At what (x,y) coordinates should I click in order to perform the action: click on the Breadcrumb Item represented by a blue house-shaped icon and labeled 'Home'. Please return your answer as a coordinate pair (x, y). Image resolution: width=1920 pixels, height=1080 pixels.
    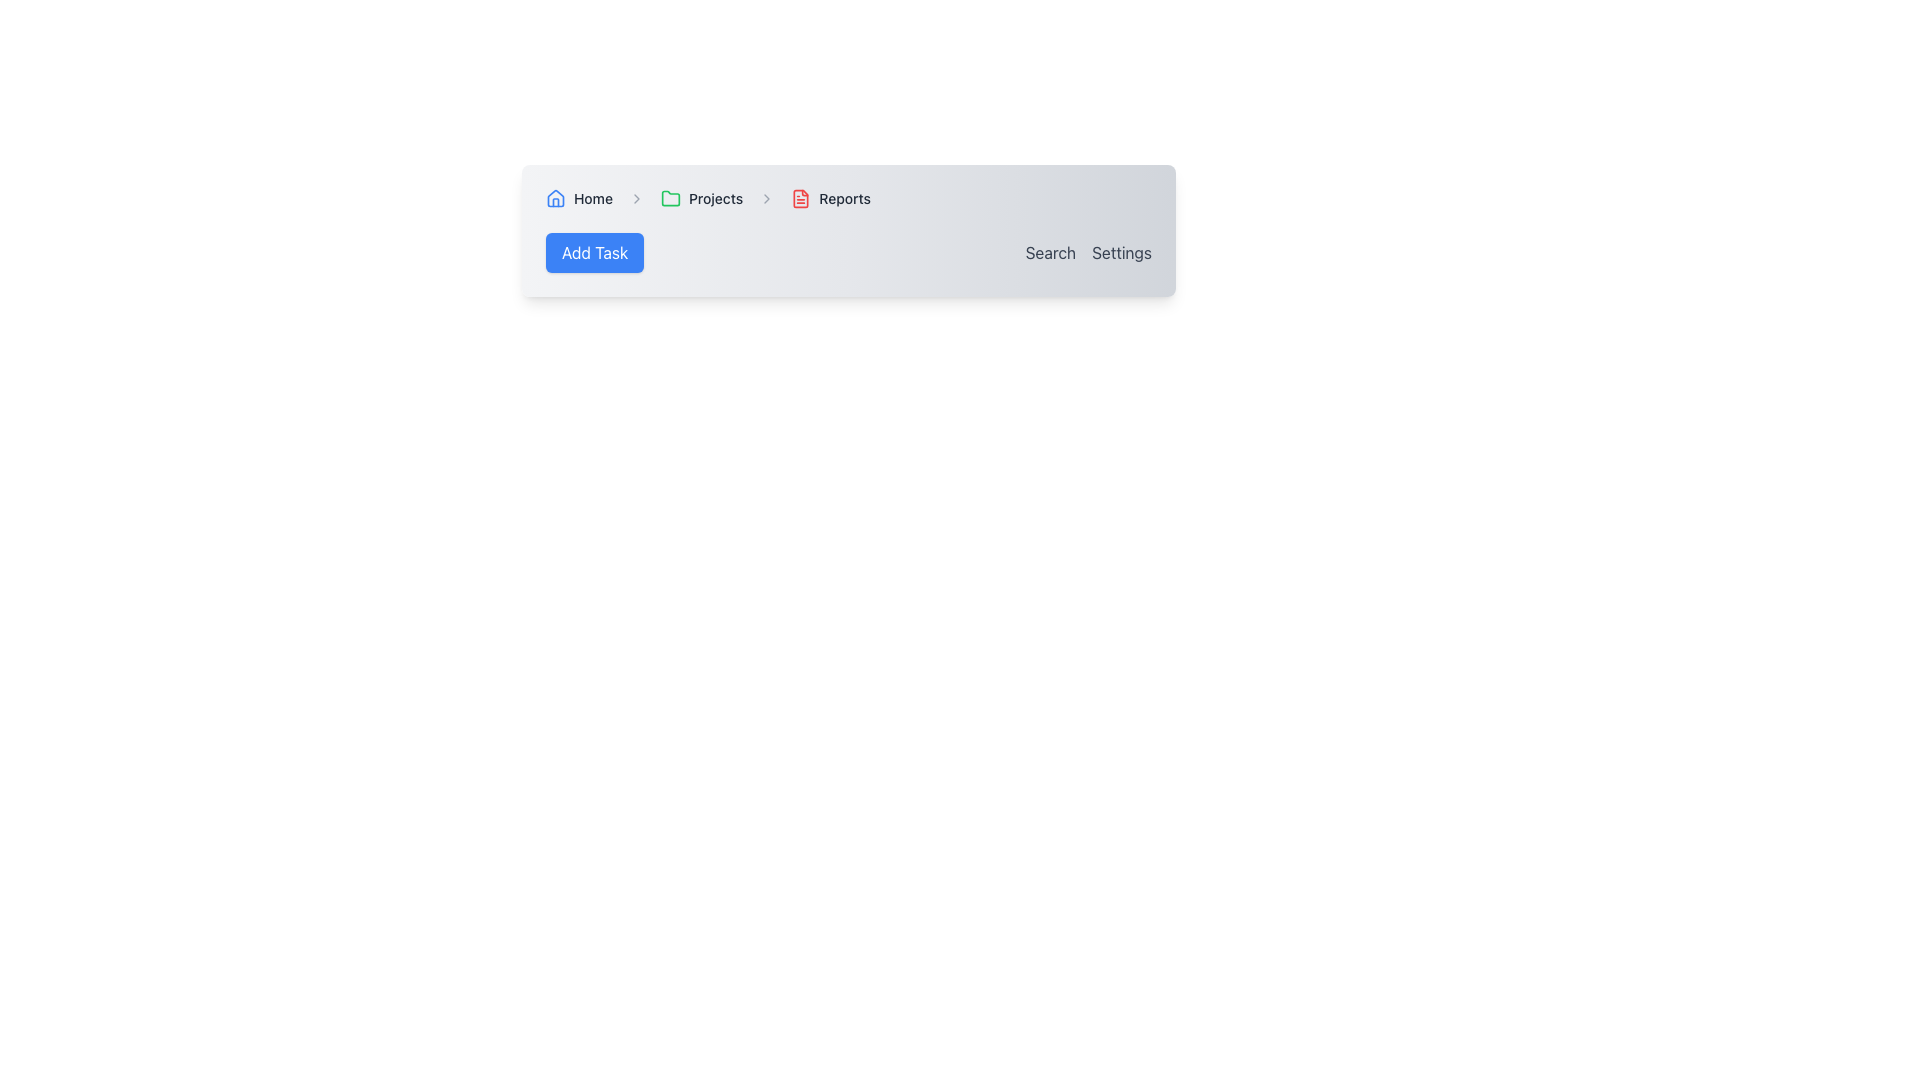
    Looking at the image, I should click on (578, 199).